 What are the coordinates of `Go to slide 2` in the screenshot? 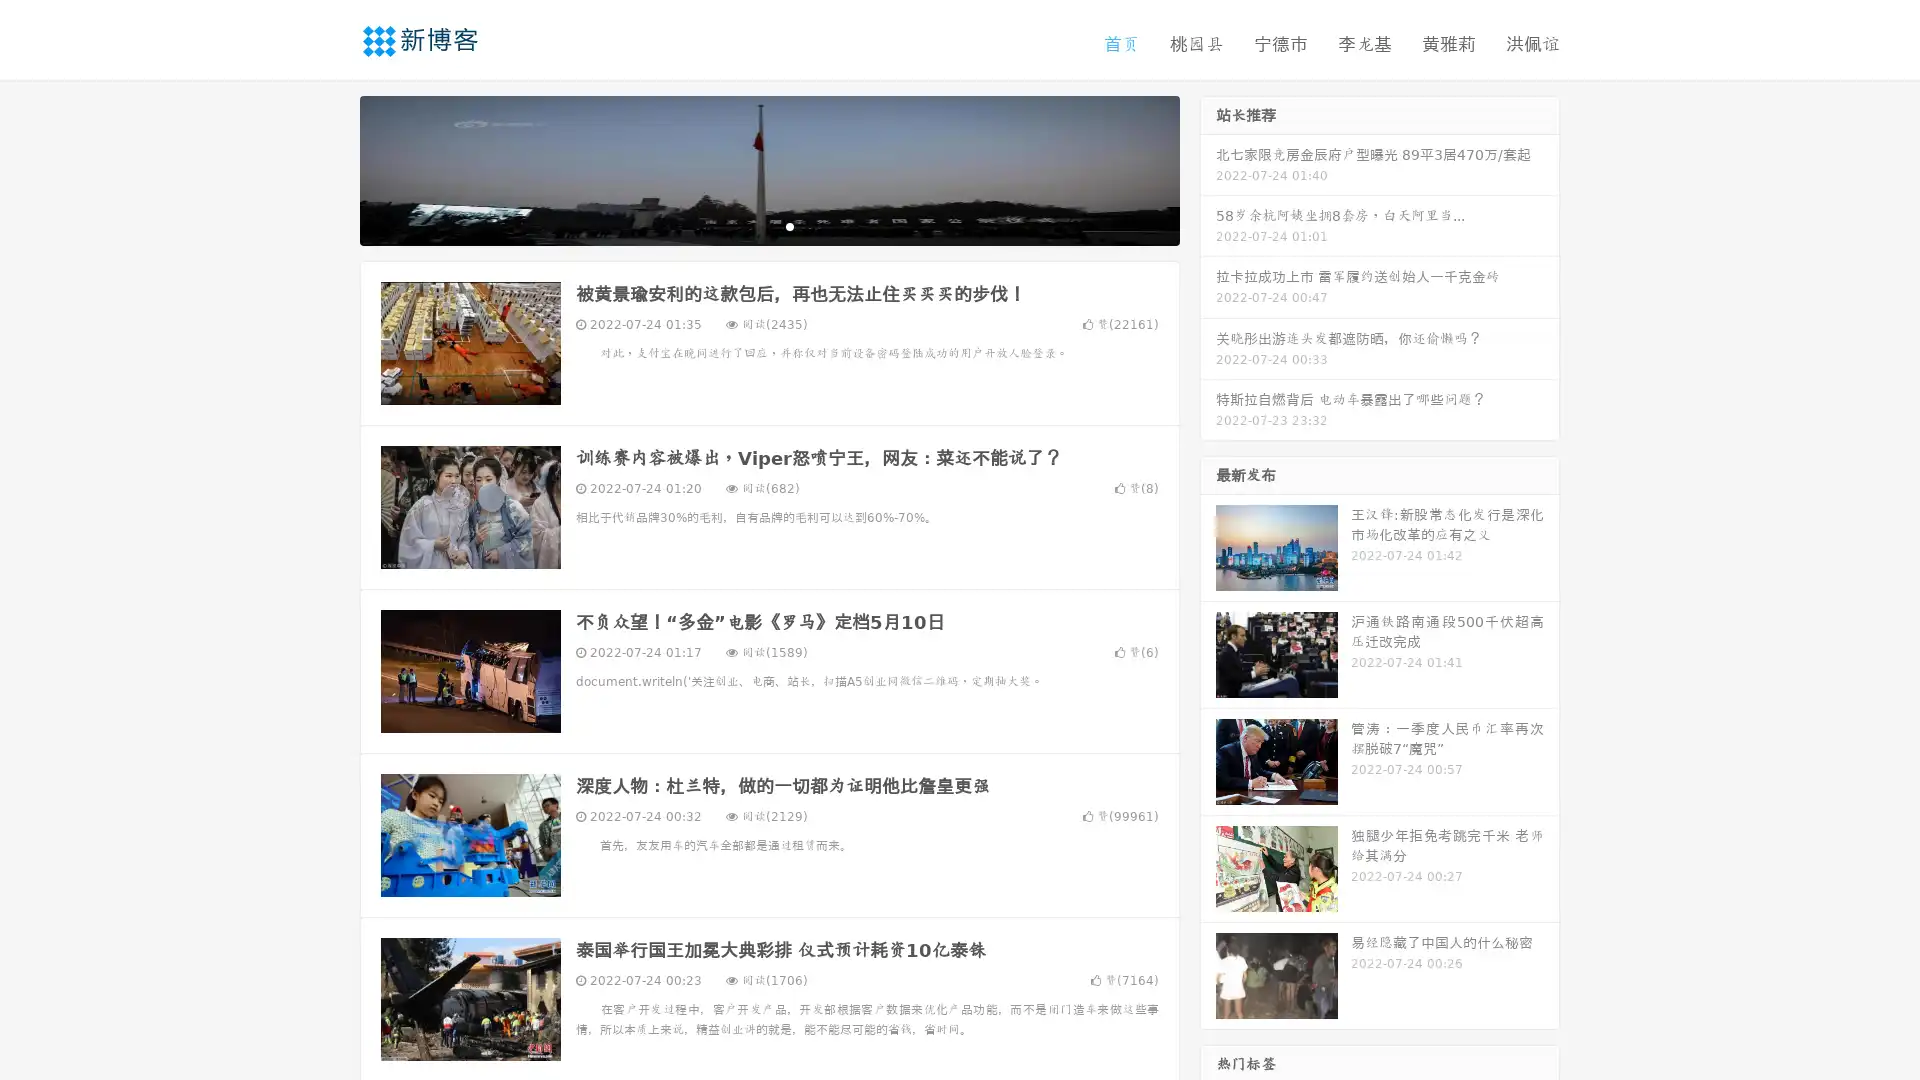 It's located at (768, 225).